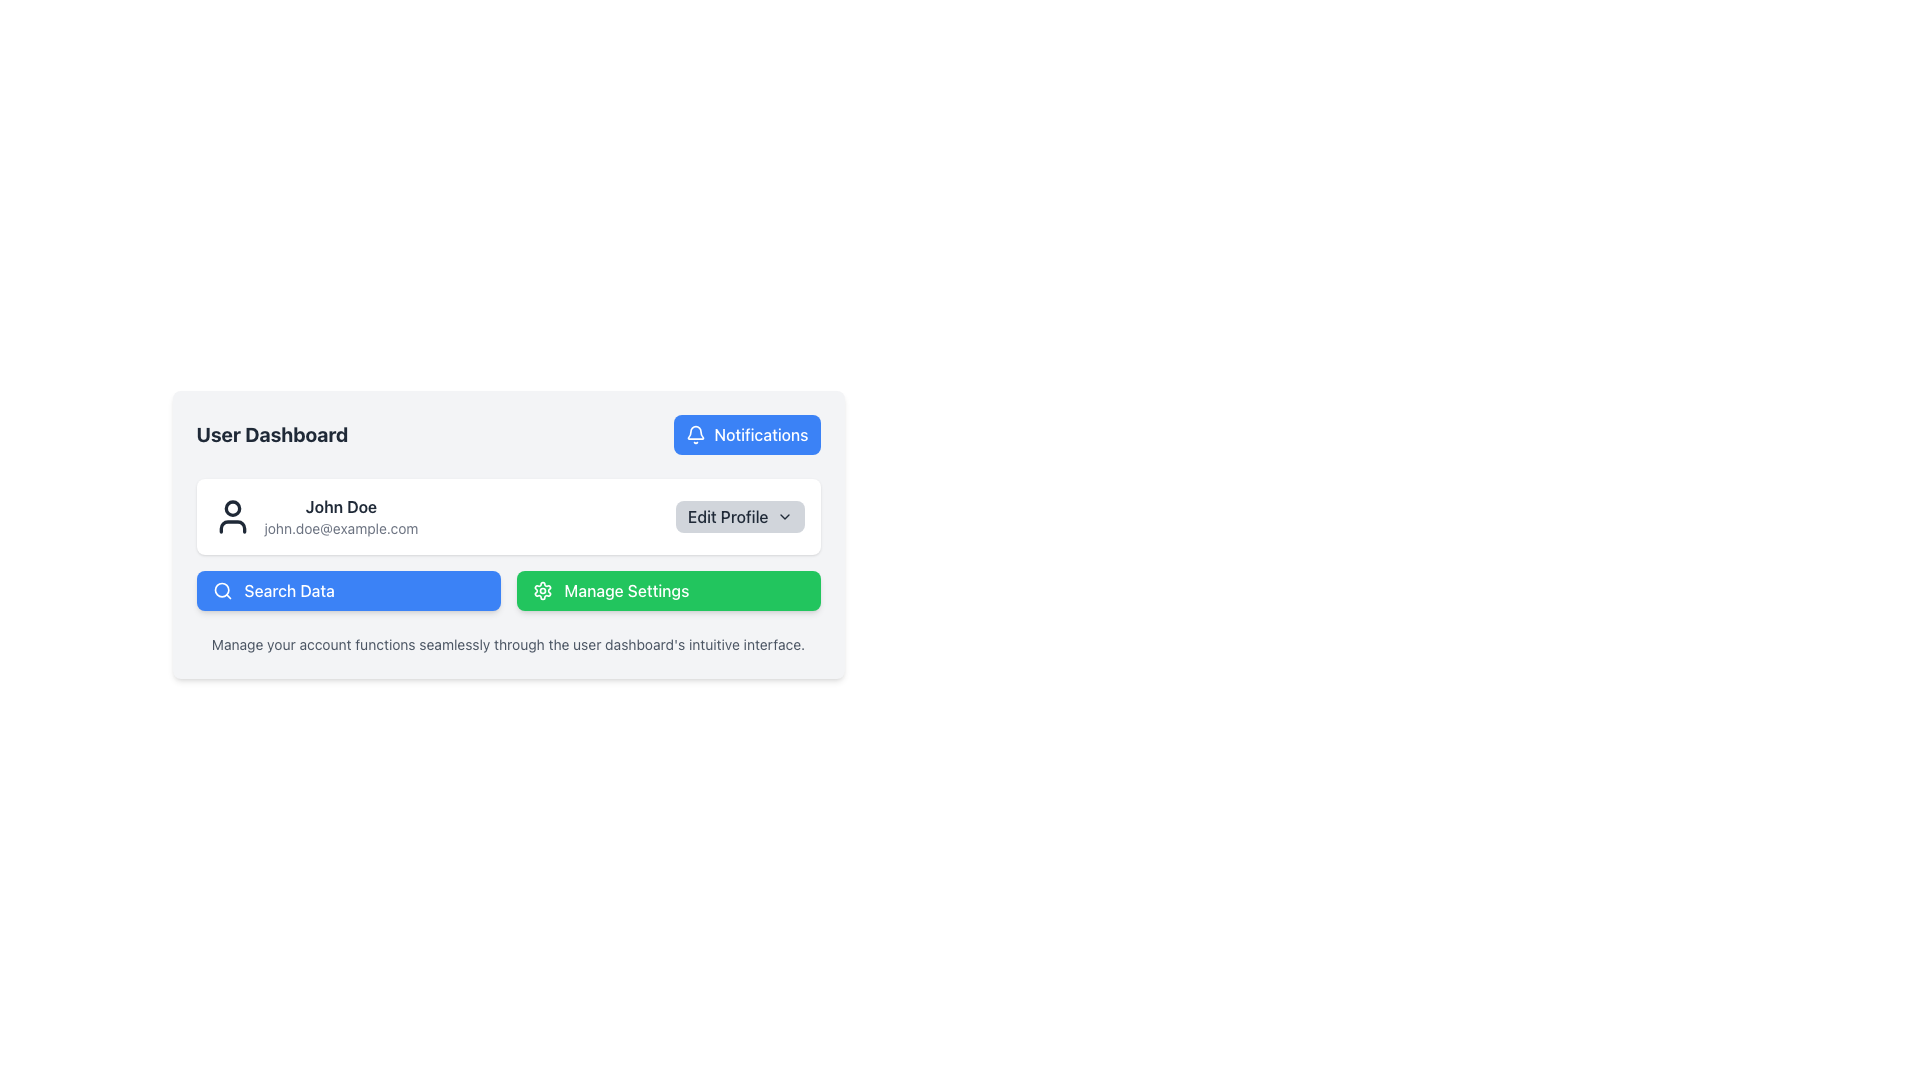 The image size is (1920, 1080). What do you see at coordinates (783, 515) in the screenshot?
I see `the downward-pointing chevron icon next to the 'Edit Profile' button, which serves as a visual indicator for additional options` at bounding box center [783, 515].